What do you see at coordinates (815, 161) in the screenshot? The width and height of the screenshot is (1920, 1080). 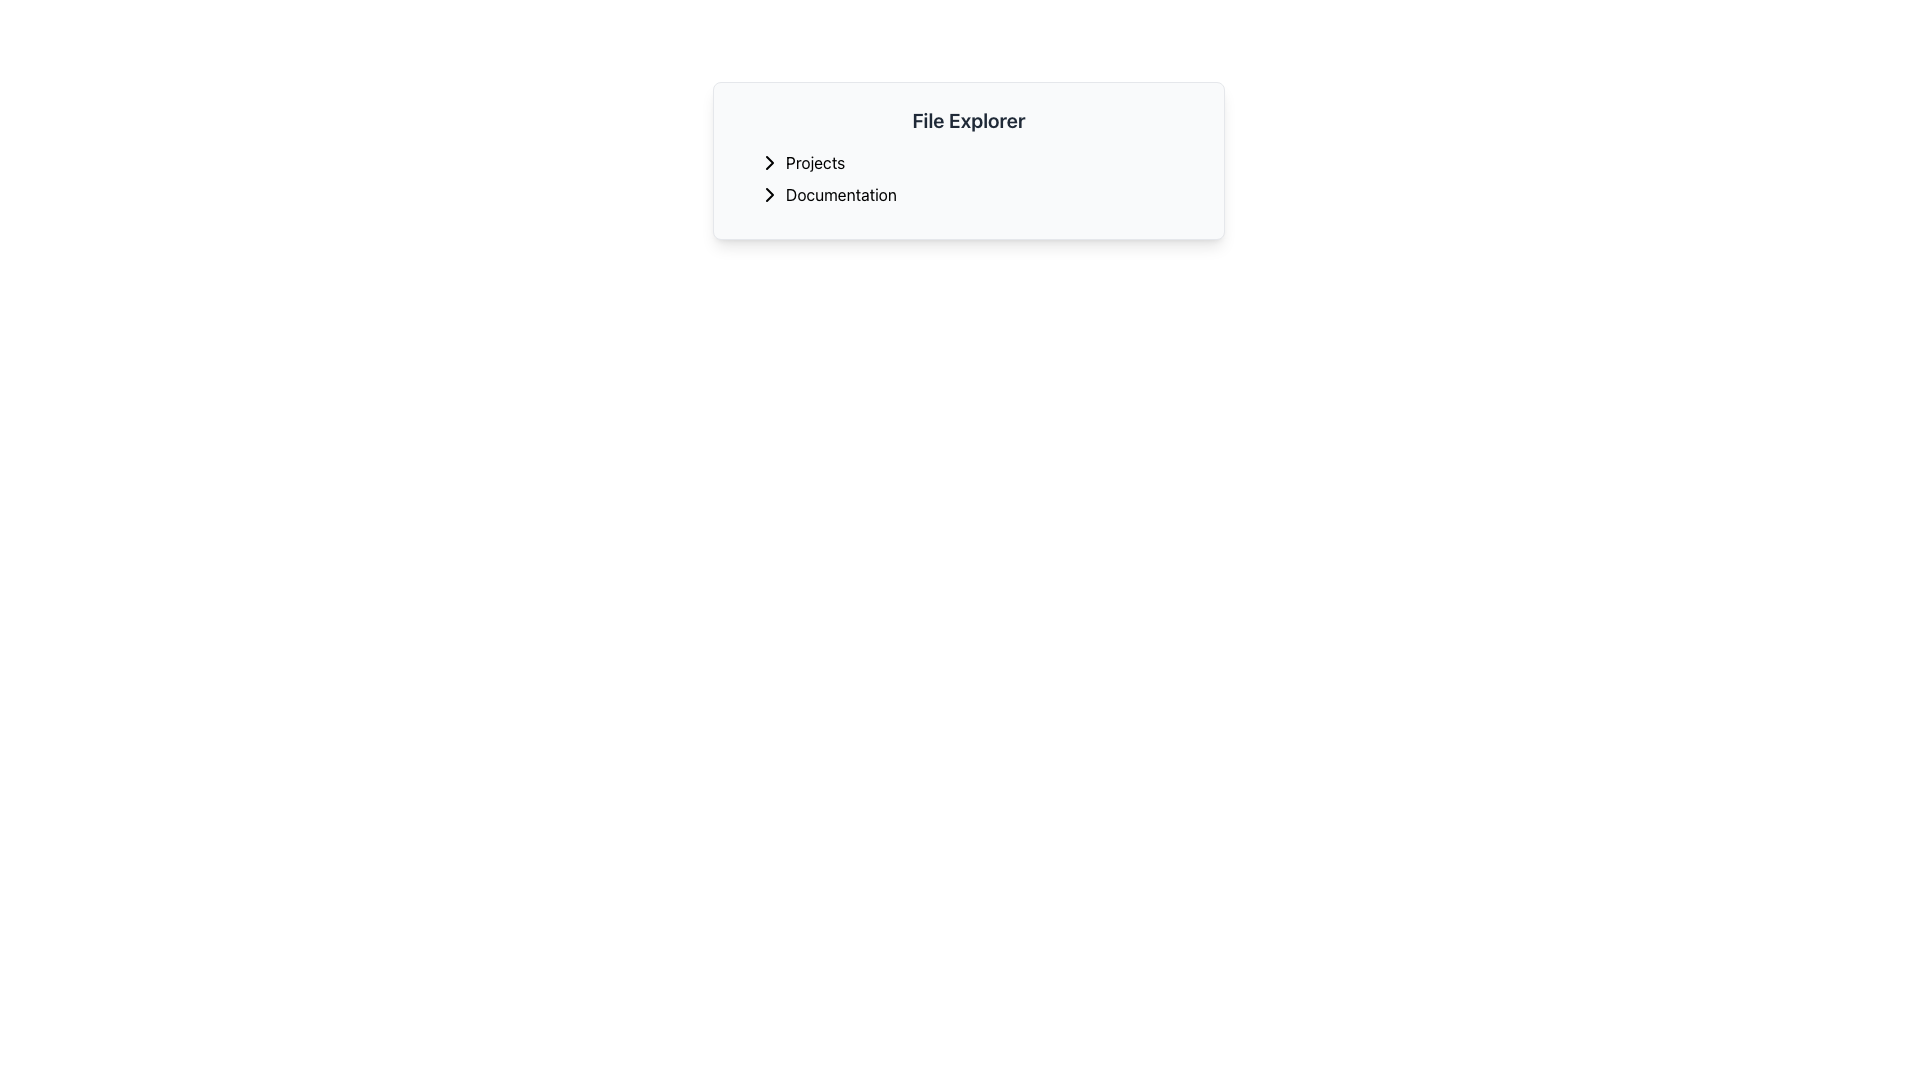 I see `the 'Projects' text label in the file explorer menu` at bounding box center [815, 161].